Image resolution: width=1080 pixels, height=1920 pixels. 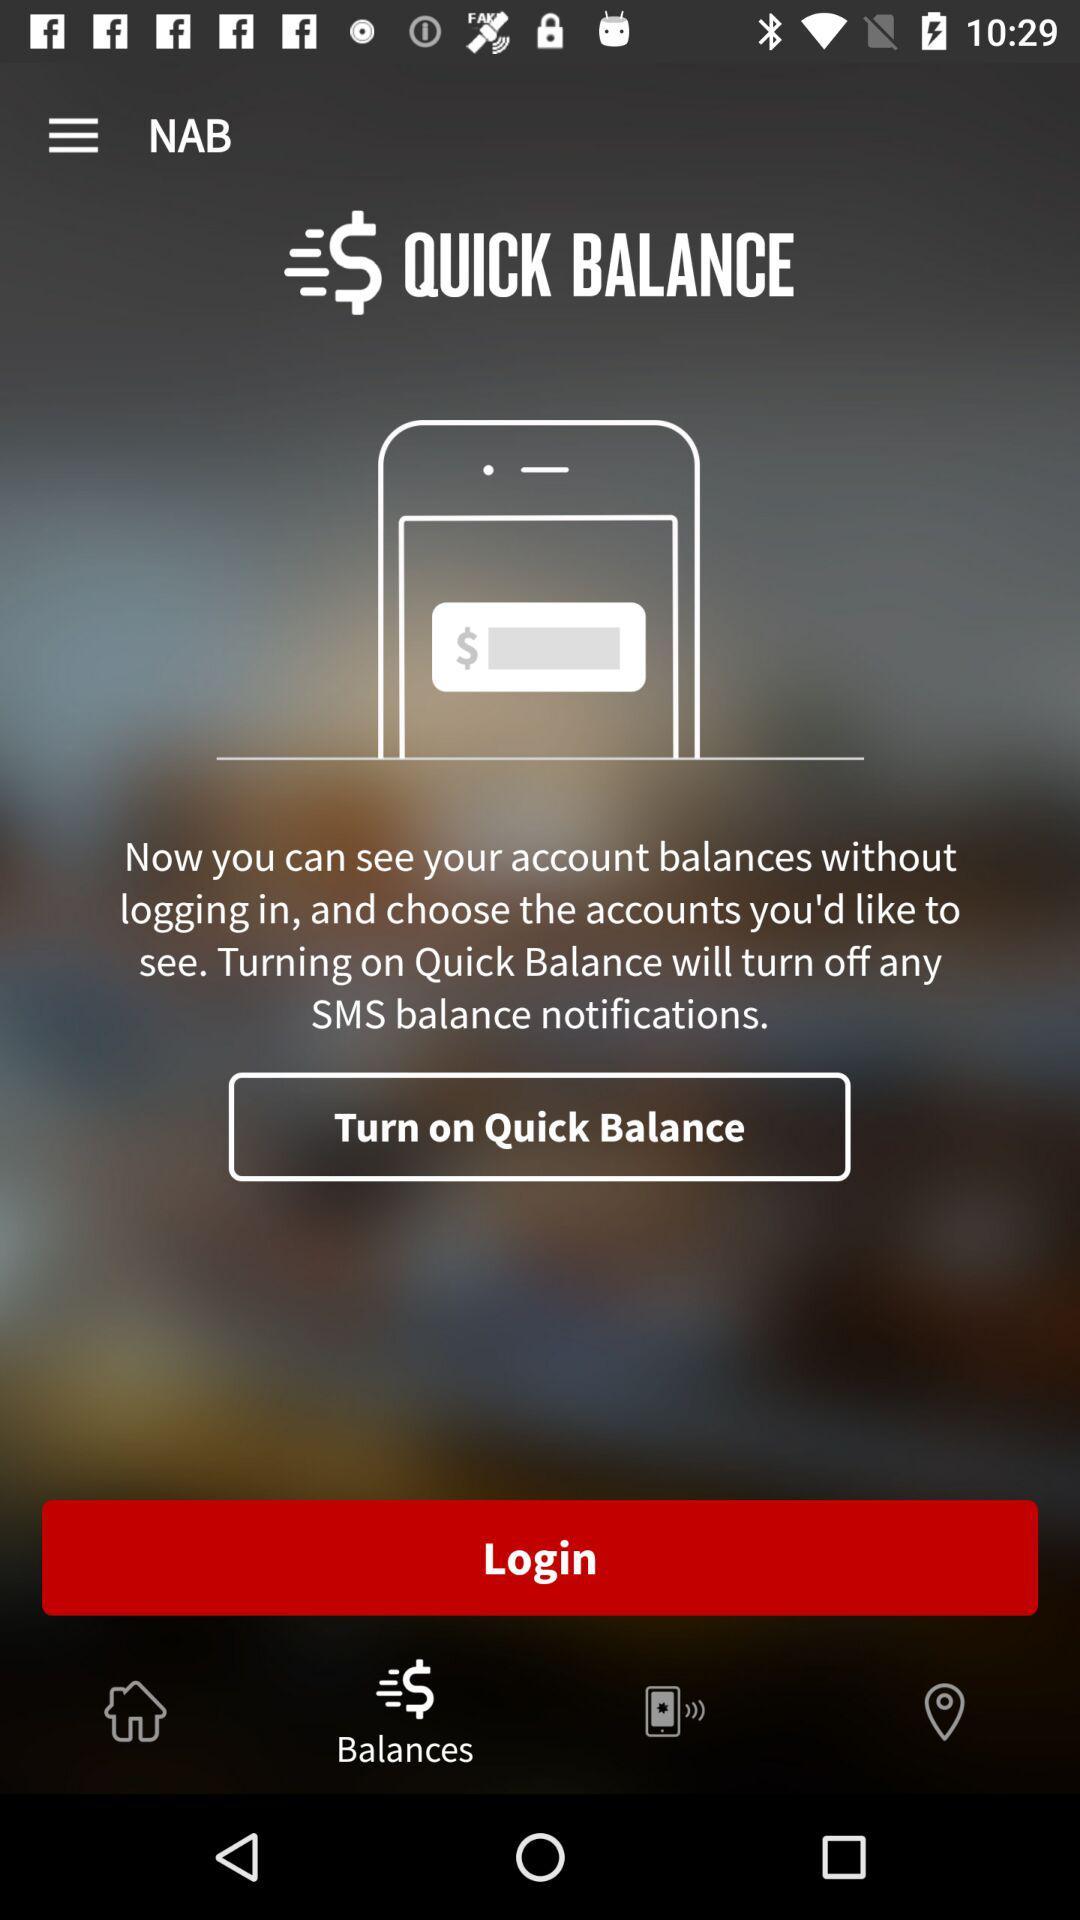 What do you see at coordinates (72, 135) in the screenshot?
I see `item above now you can` at bounding box center [72, 135].